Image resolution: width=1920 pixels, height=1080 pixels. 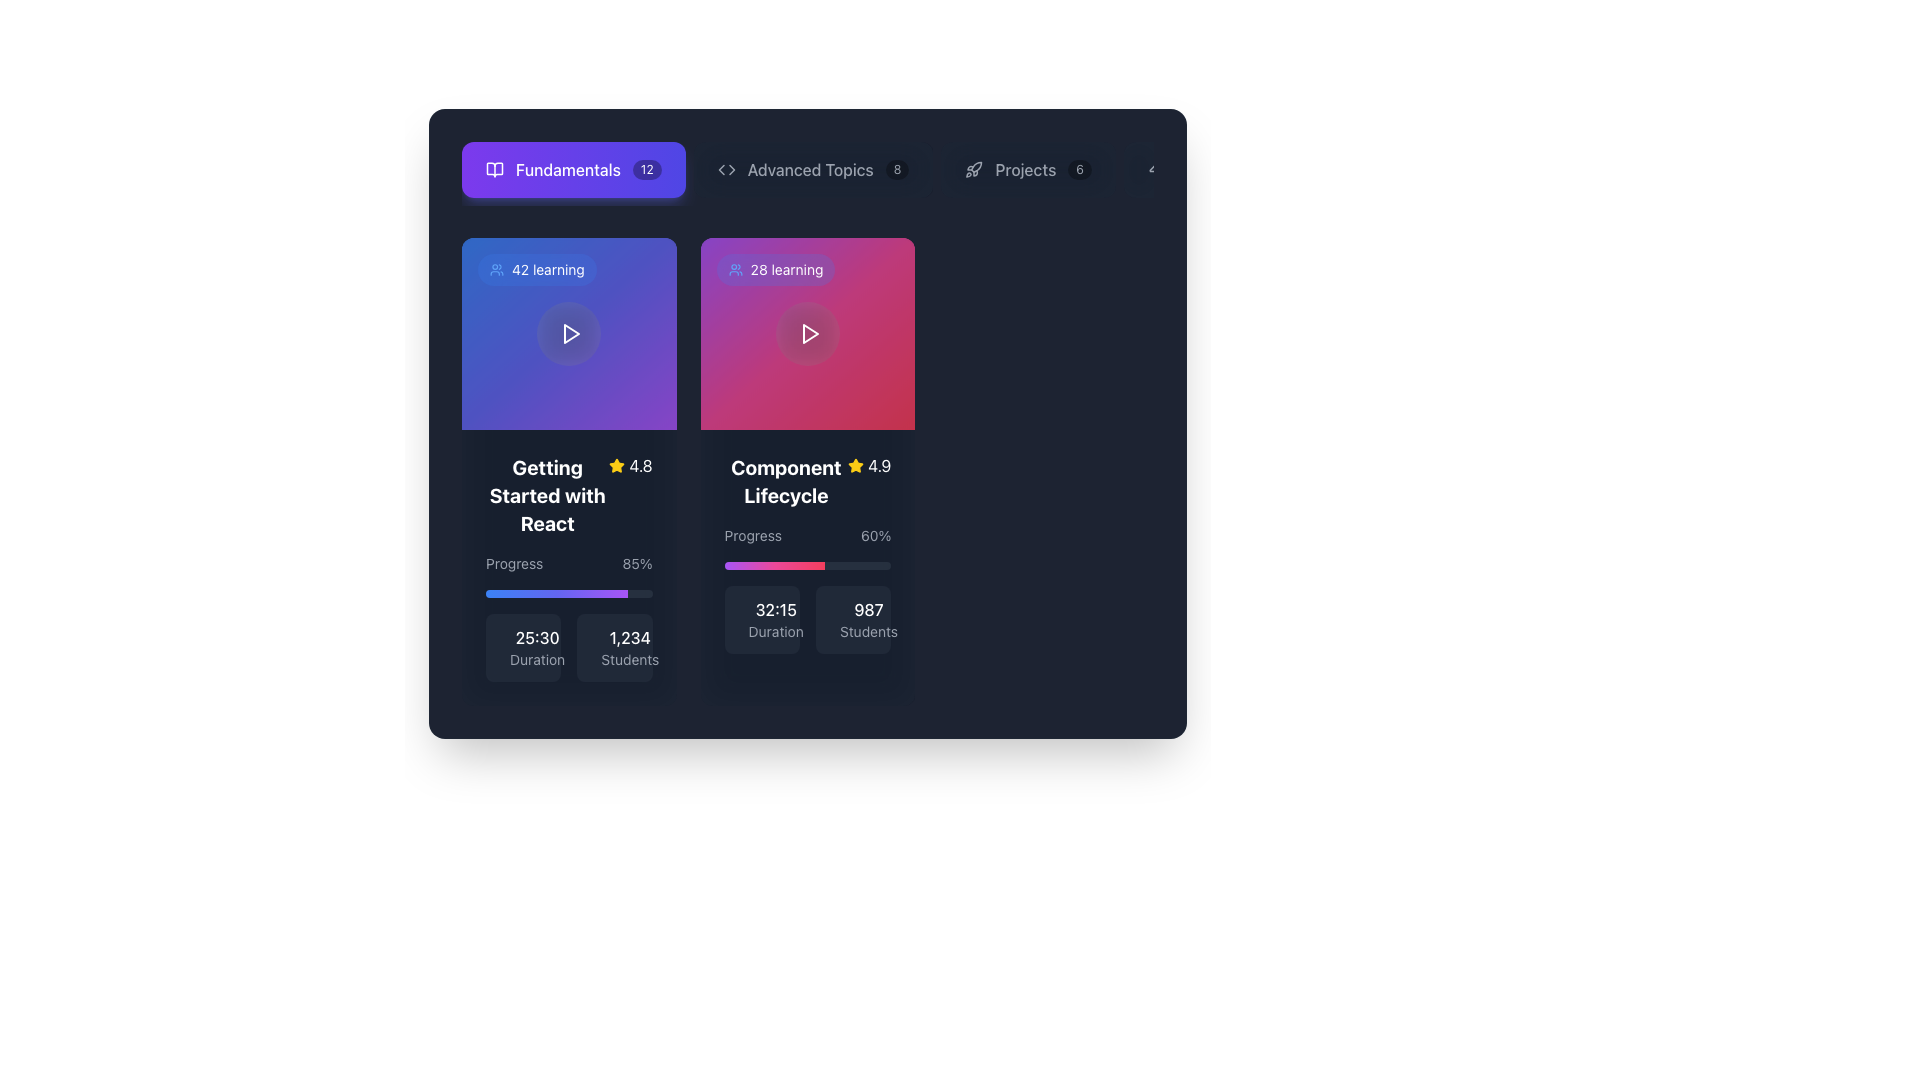 I want to click on the circular play icon located at the center of the card component labeled '42 learning', so click(x=568, y=333).